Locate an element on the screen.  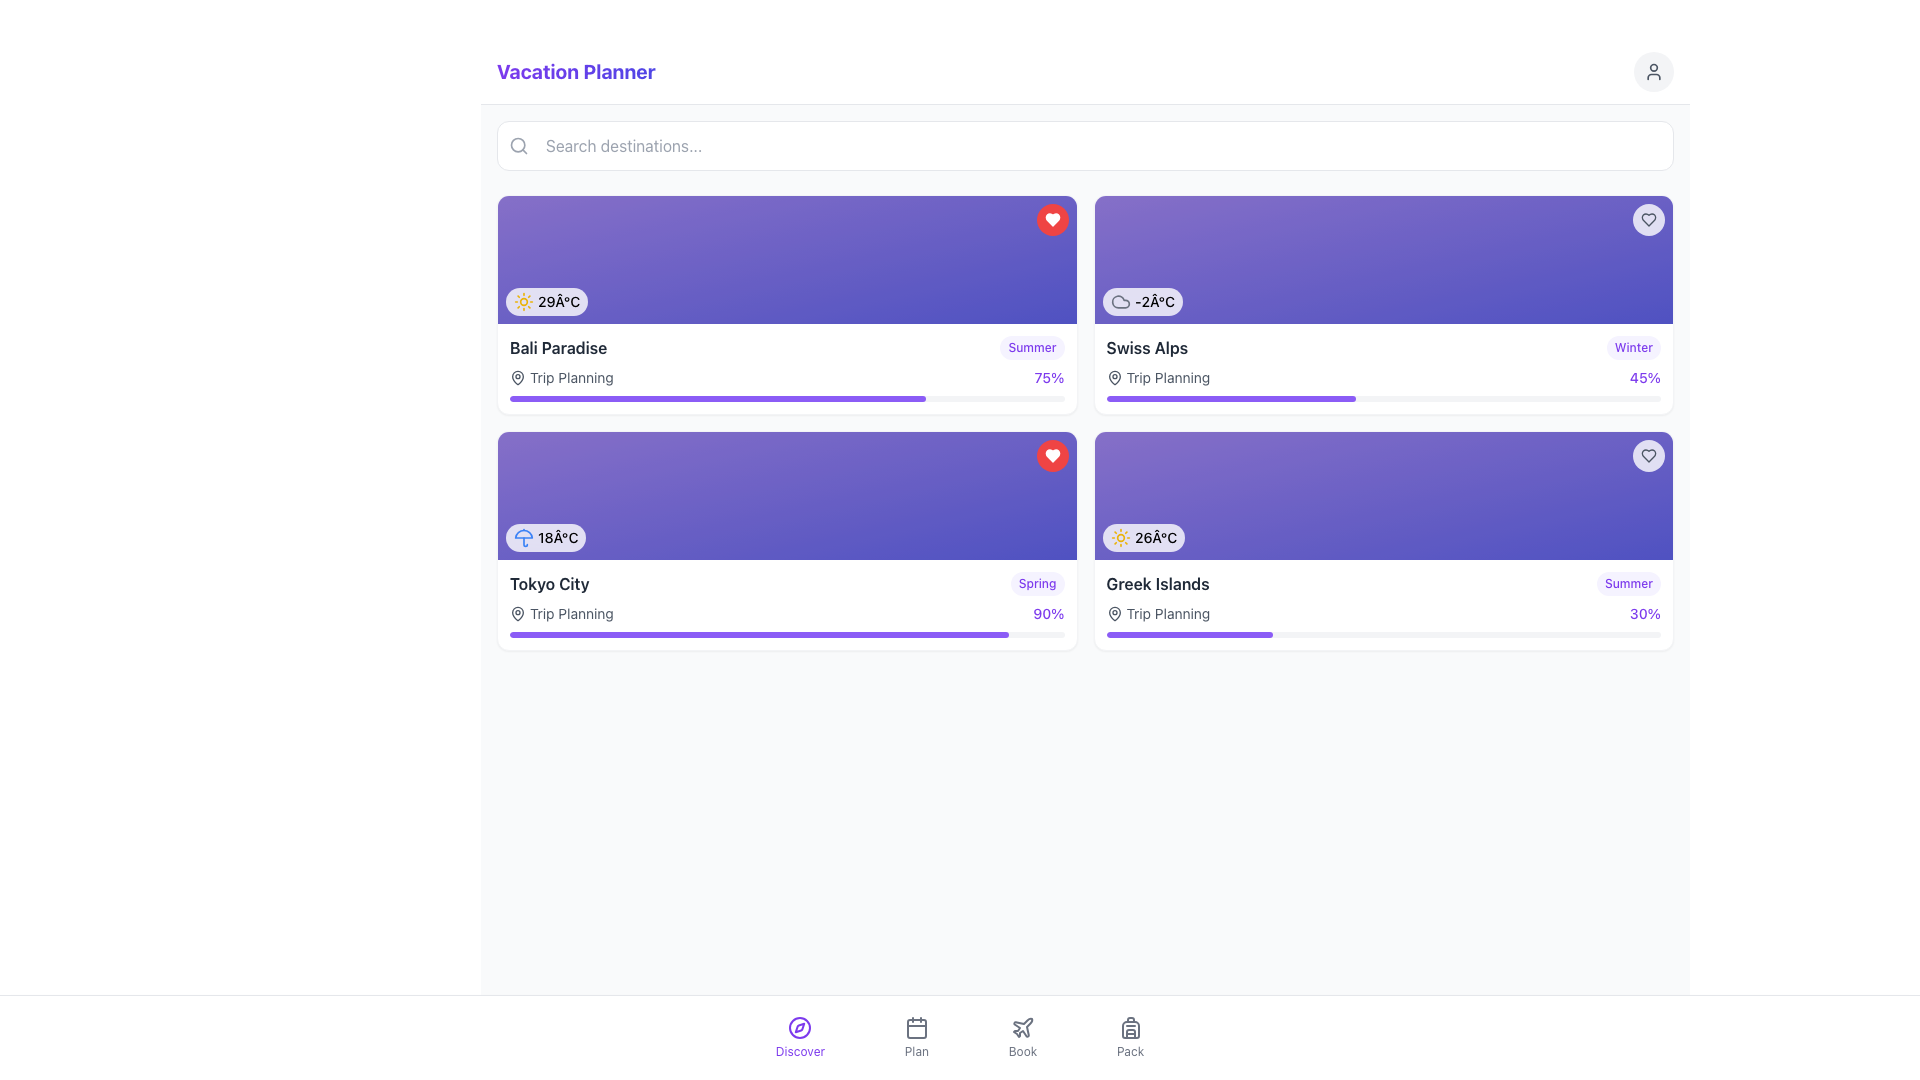
the favorite button for the 'Tokyo City' destination located in the top-right corner of its purple card is located at coordinates (1051, 455).